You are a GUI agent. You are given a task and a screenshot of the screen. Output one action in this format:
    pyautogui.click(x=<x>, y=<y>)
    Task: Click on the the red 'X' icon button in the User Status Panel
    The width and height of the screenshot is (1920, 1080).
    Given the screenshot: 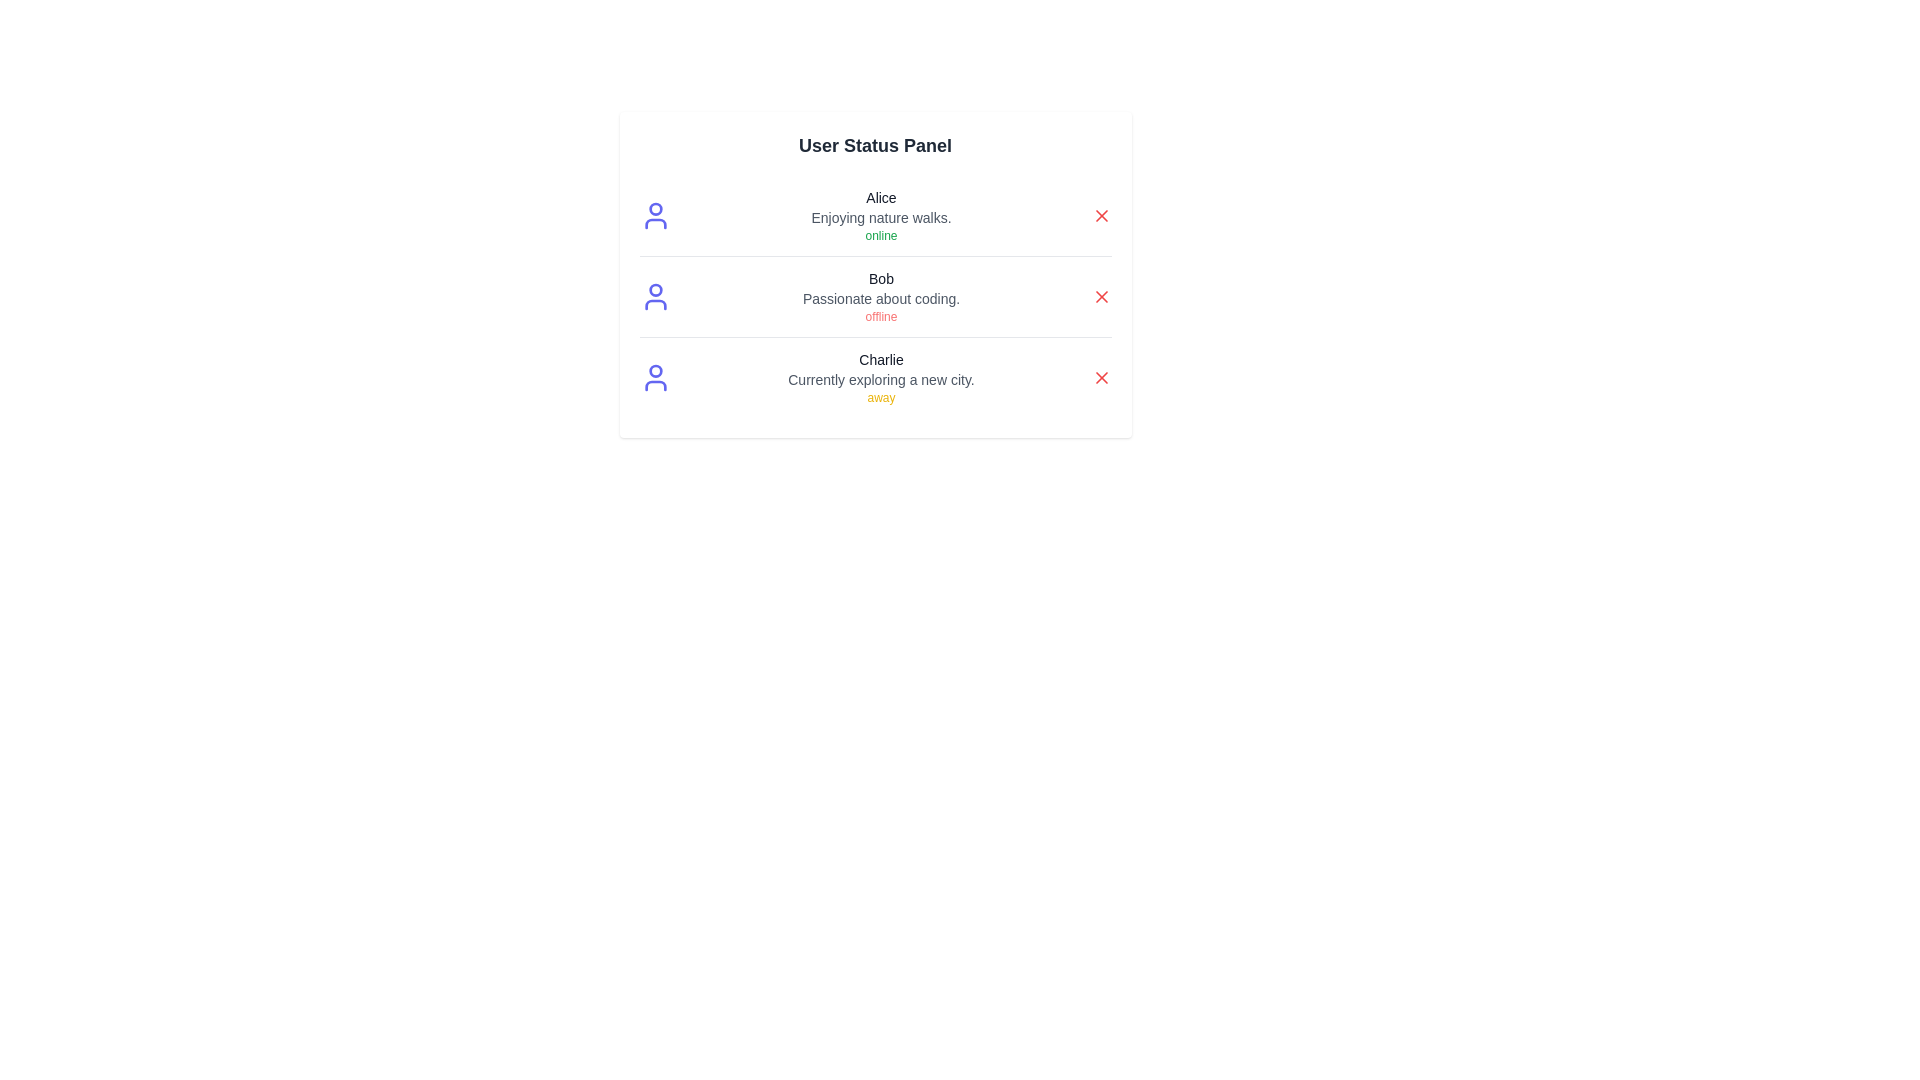 What is the action you would take?
    pyautogui.click(x=1100, y=378)
    